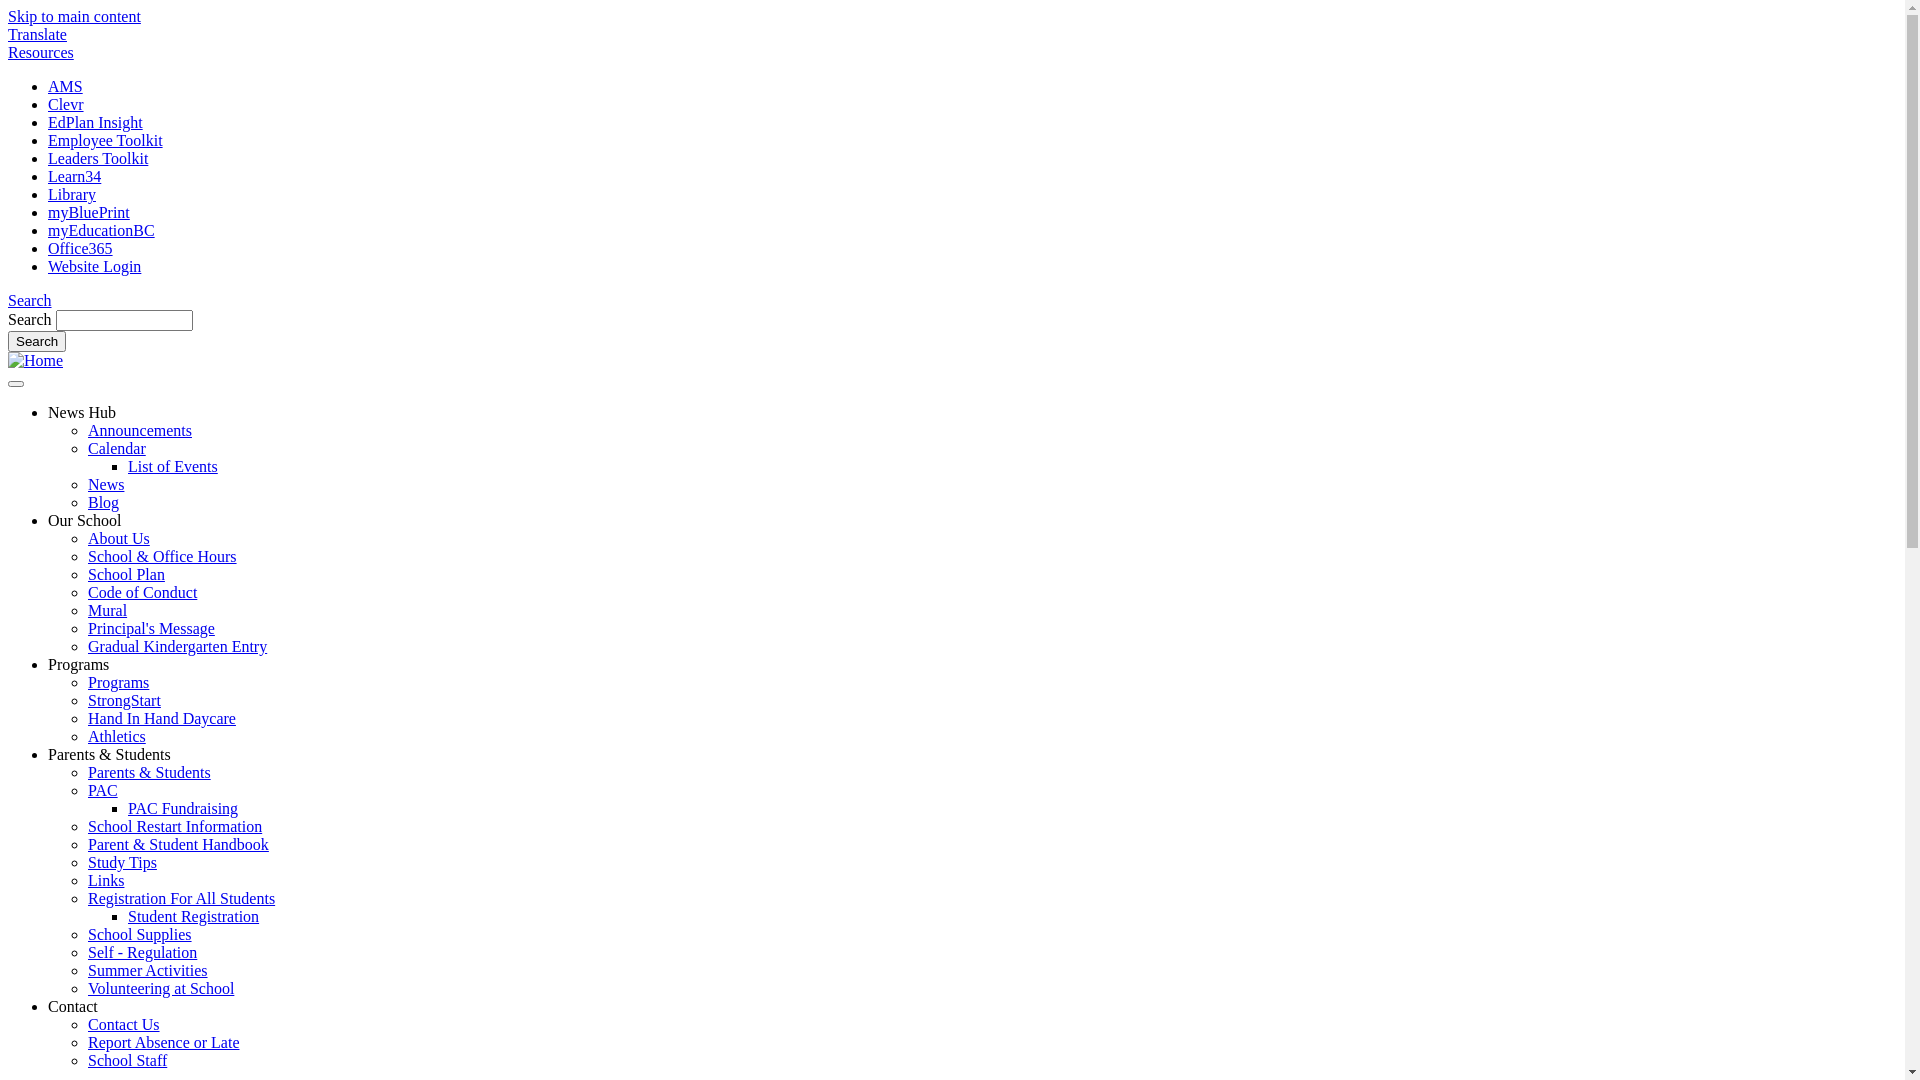 The width and height of the screenshot is (1920, 1080). Describe the element at coordinates (172, 466) in the screenshot. I see `'List of Events'` at that location.